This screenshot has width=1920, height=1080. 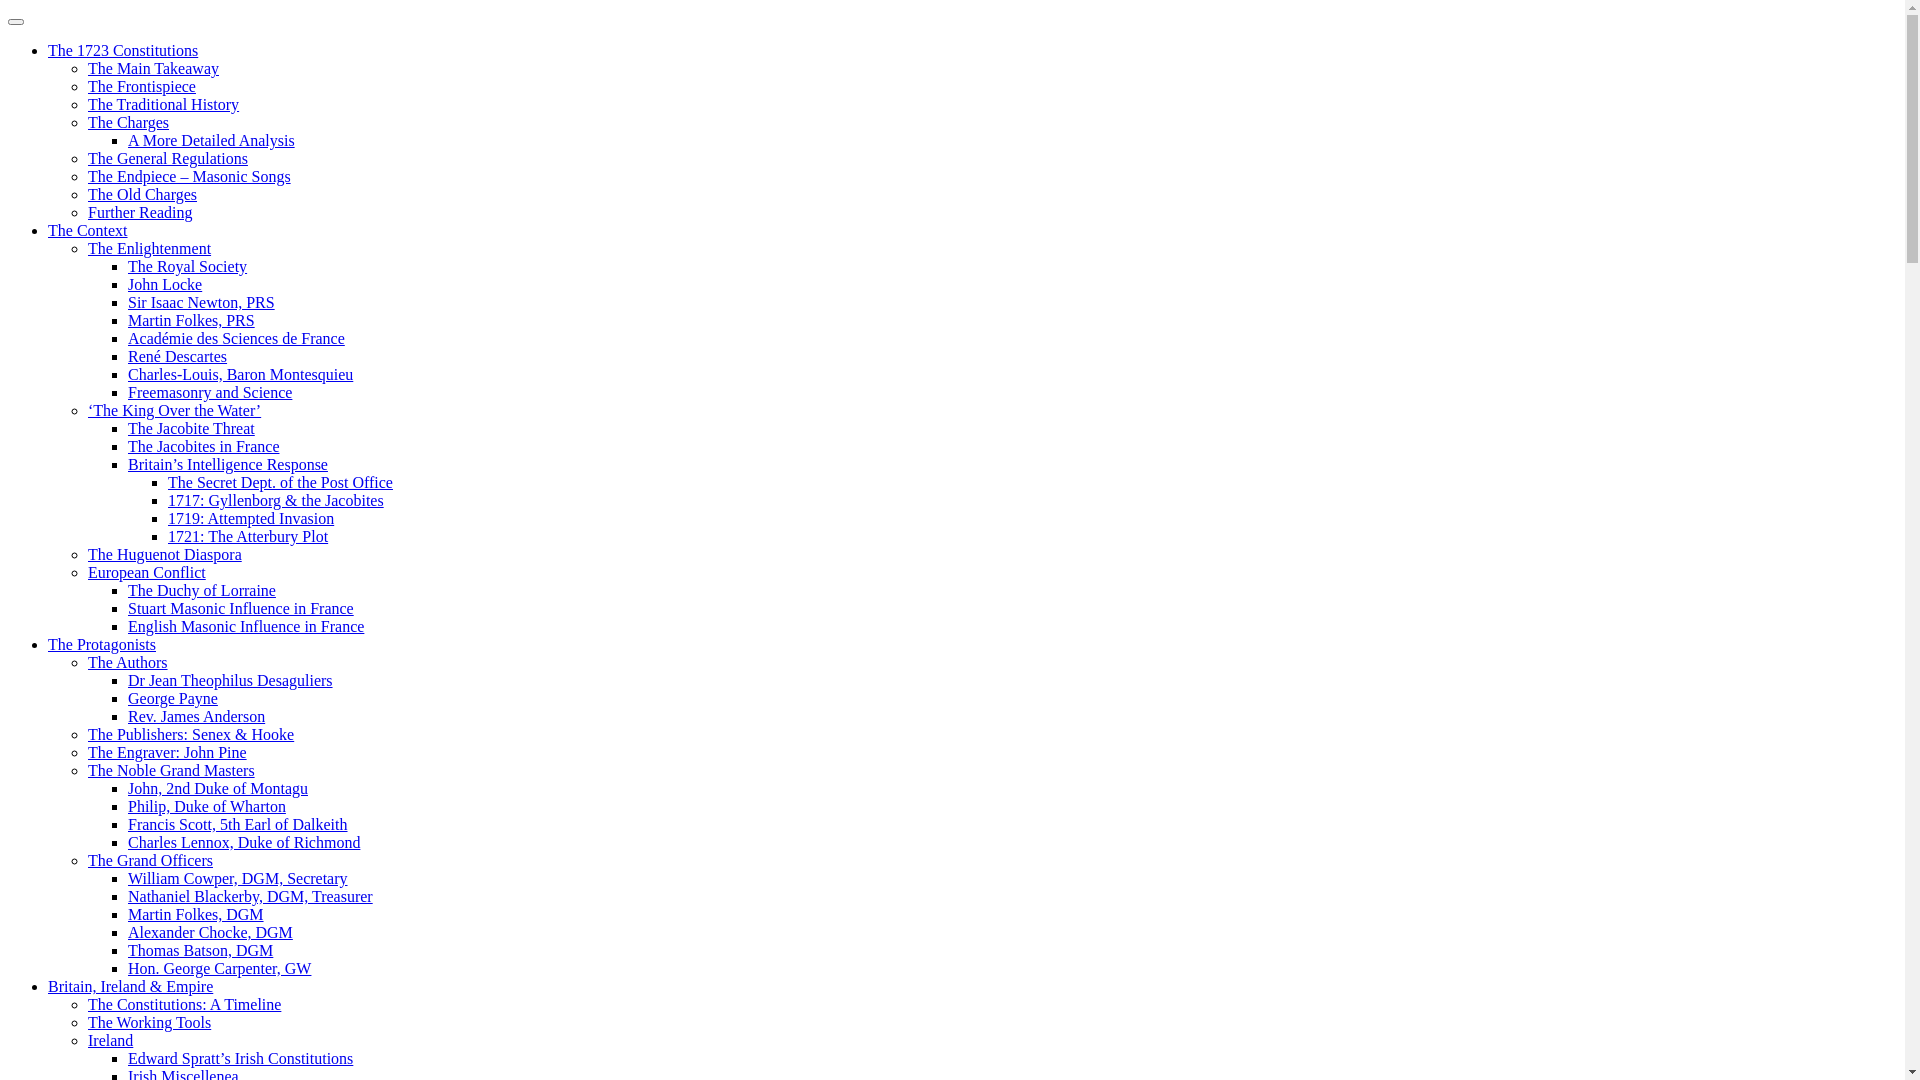 I want to click on 'The Publishers: Senex & Hooke', so click(x=191, y=734).